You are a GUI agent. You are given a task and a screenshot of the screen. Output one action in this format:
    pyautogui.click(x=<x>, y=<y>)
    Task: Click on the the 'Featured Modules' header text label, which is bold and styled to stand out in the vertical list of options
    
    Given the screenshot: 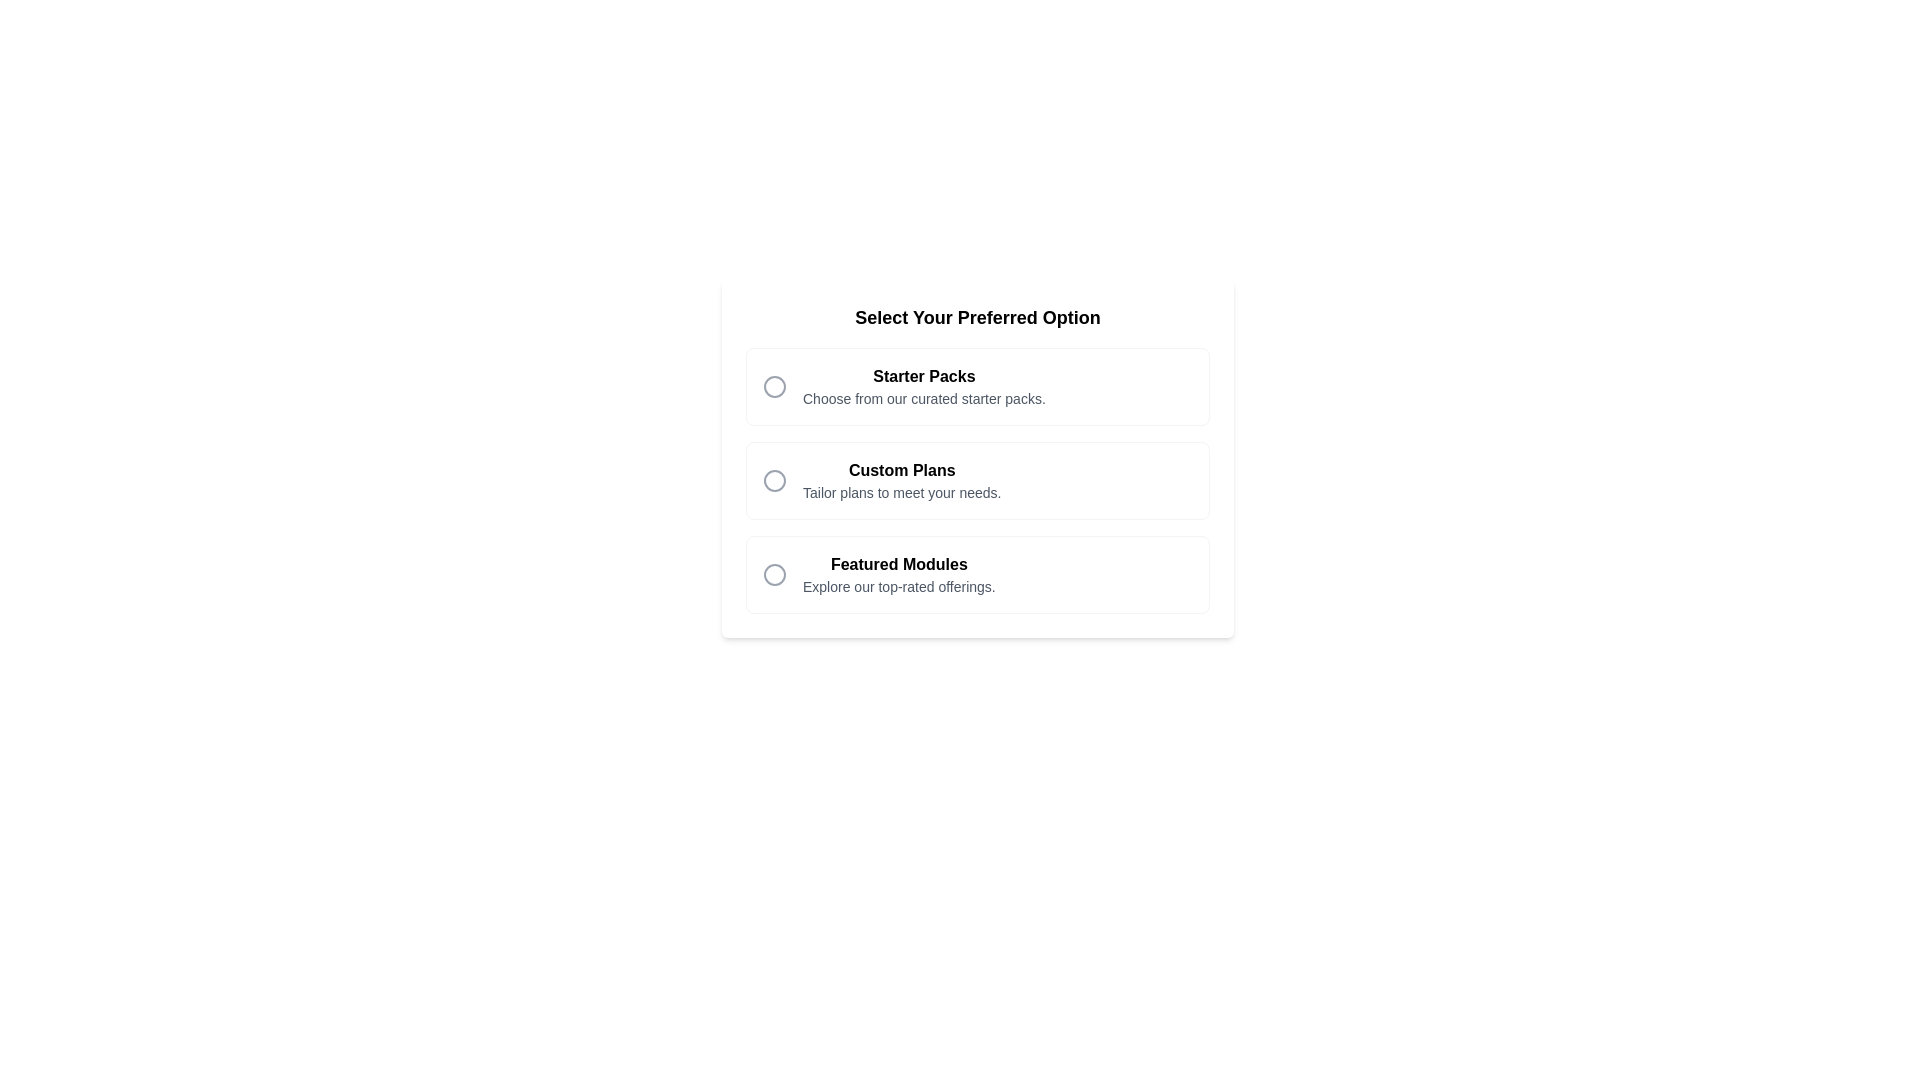 What is the action you would take?
    pyautogui.click(x=898, y=564)
    